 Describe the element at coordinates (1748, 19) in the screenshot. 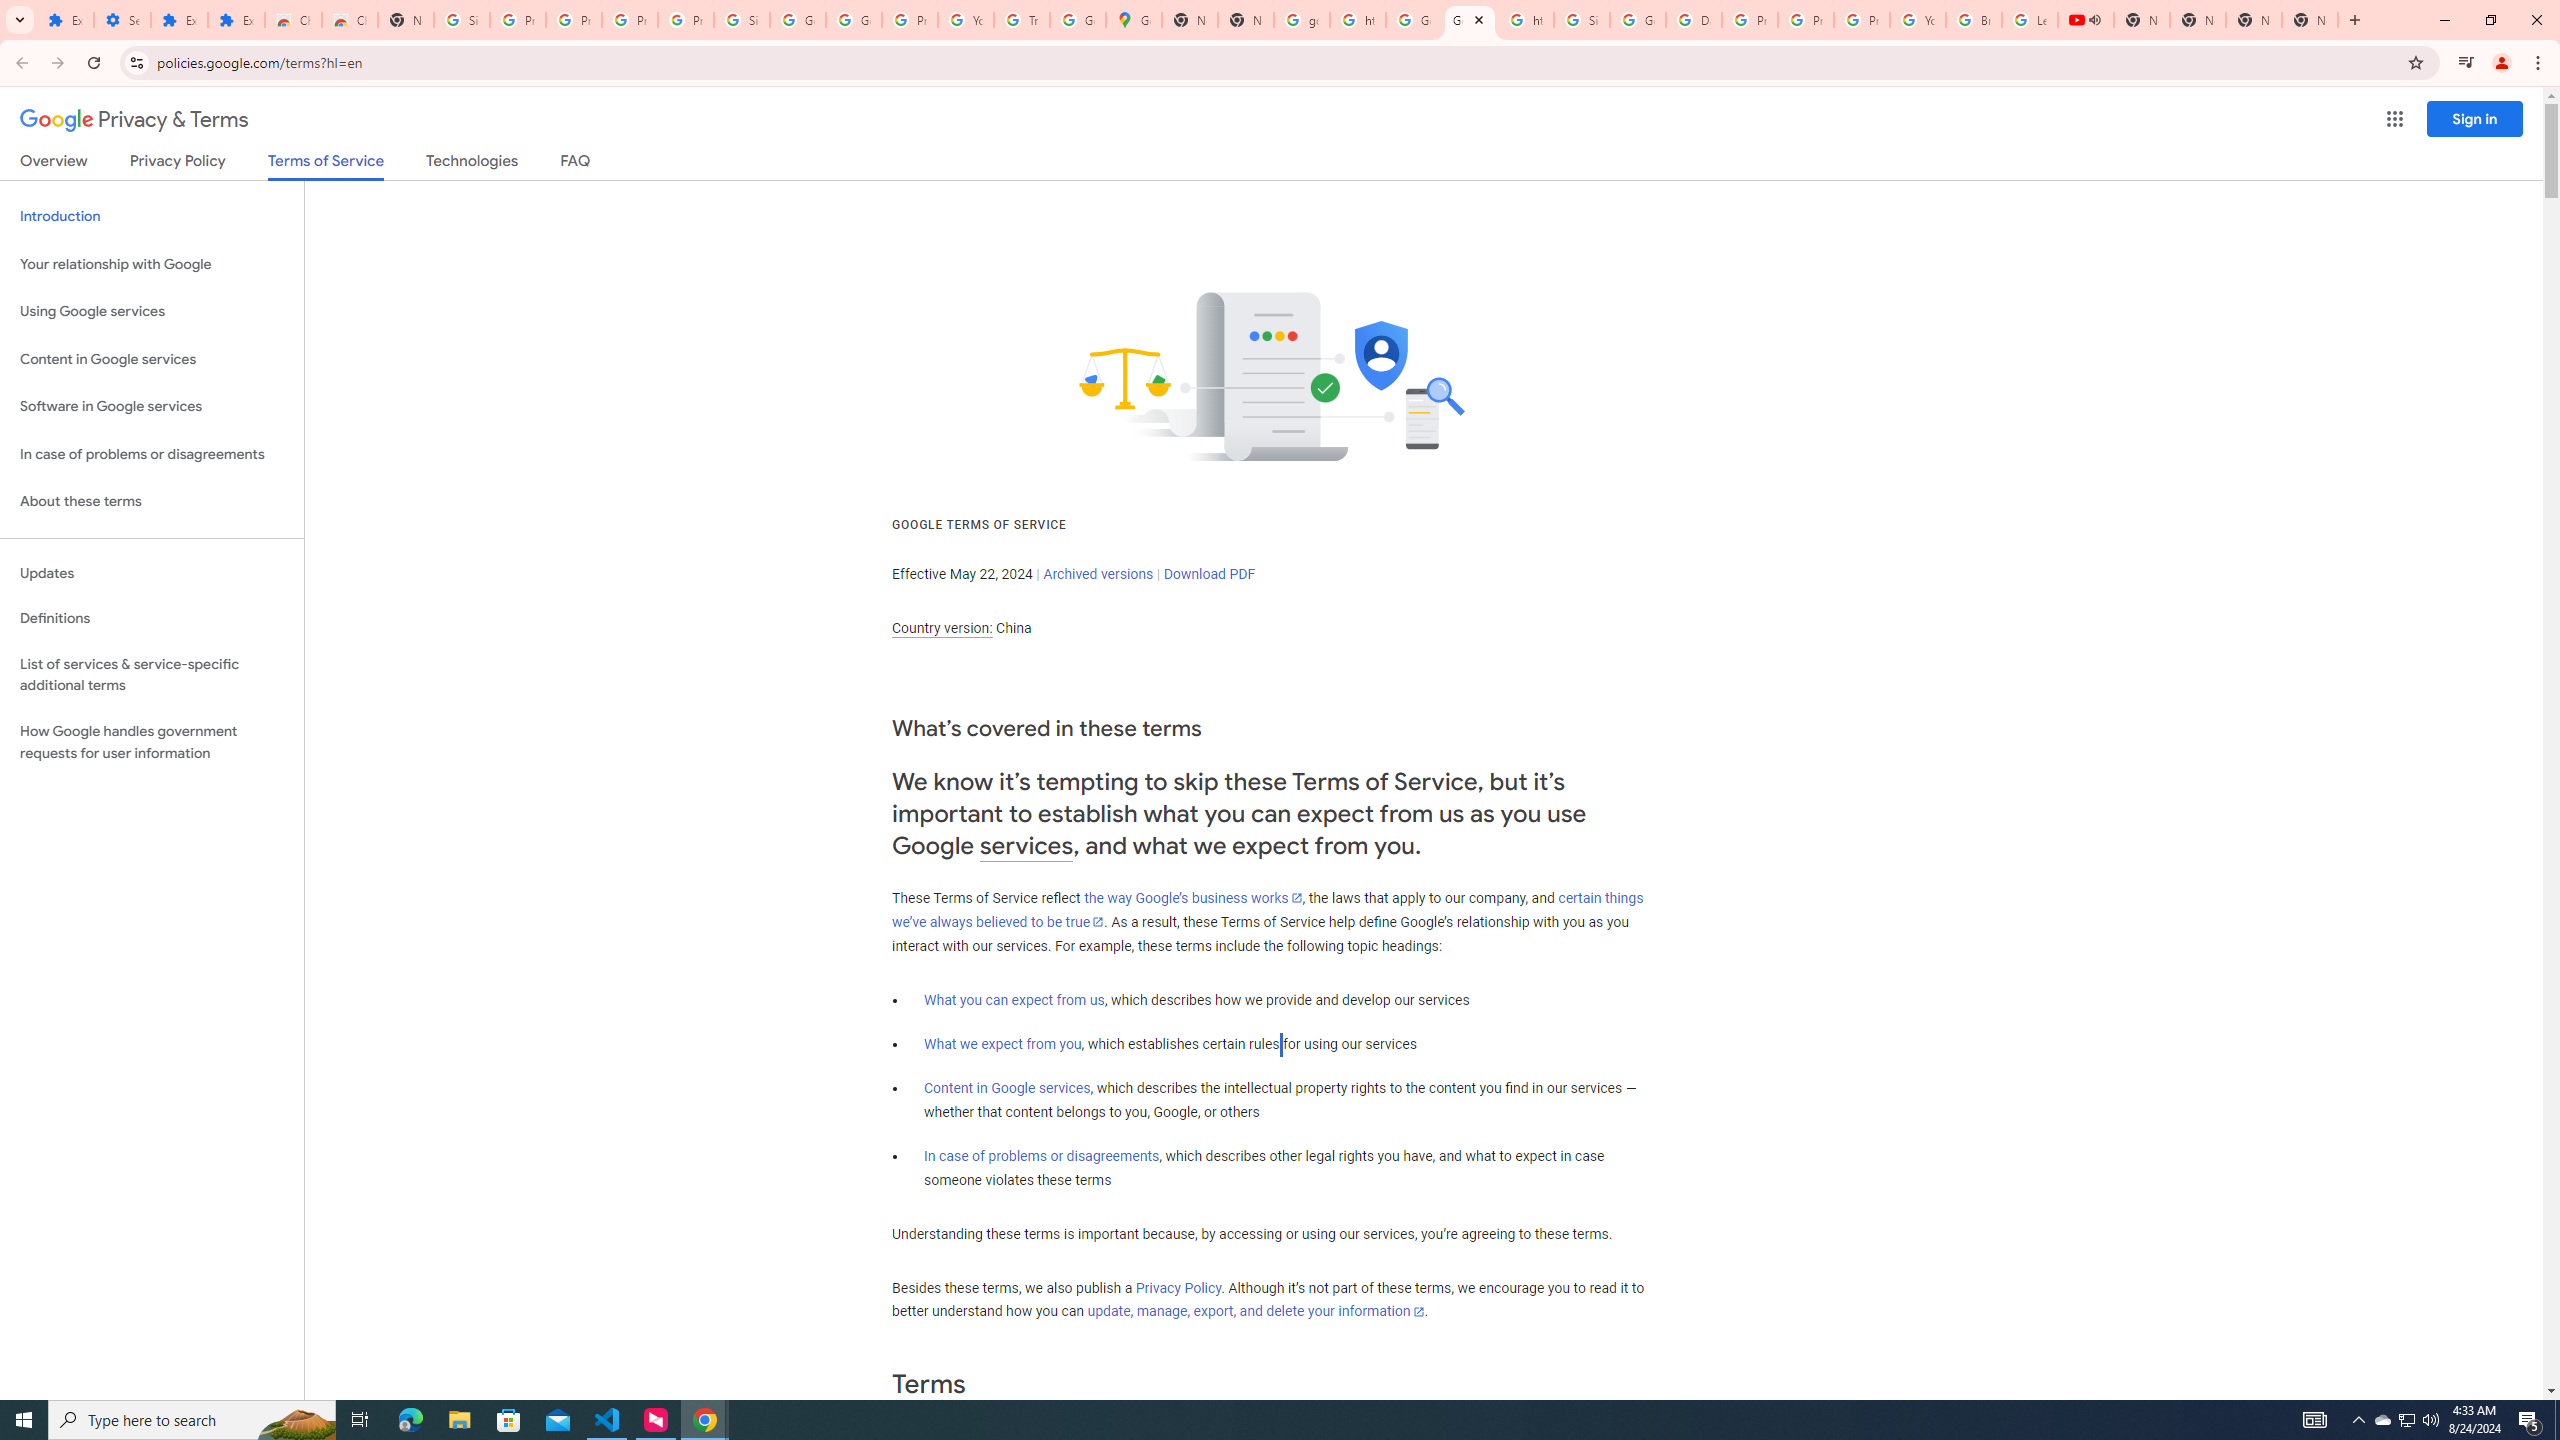

I see `'Privacy Help Center - Policies Help'` at that location.